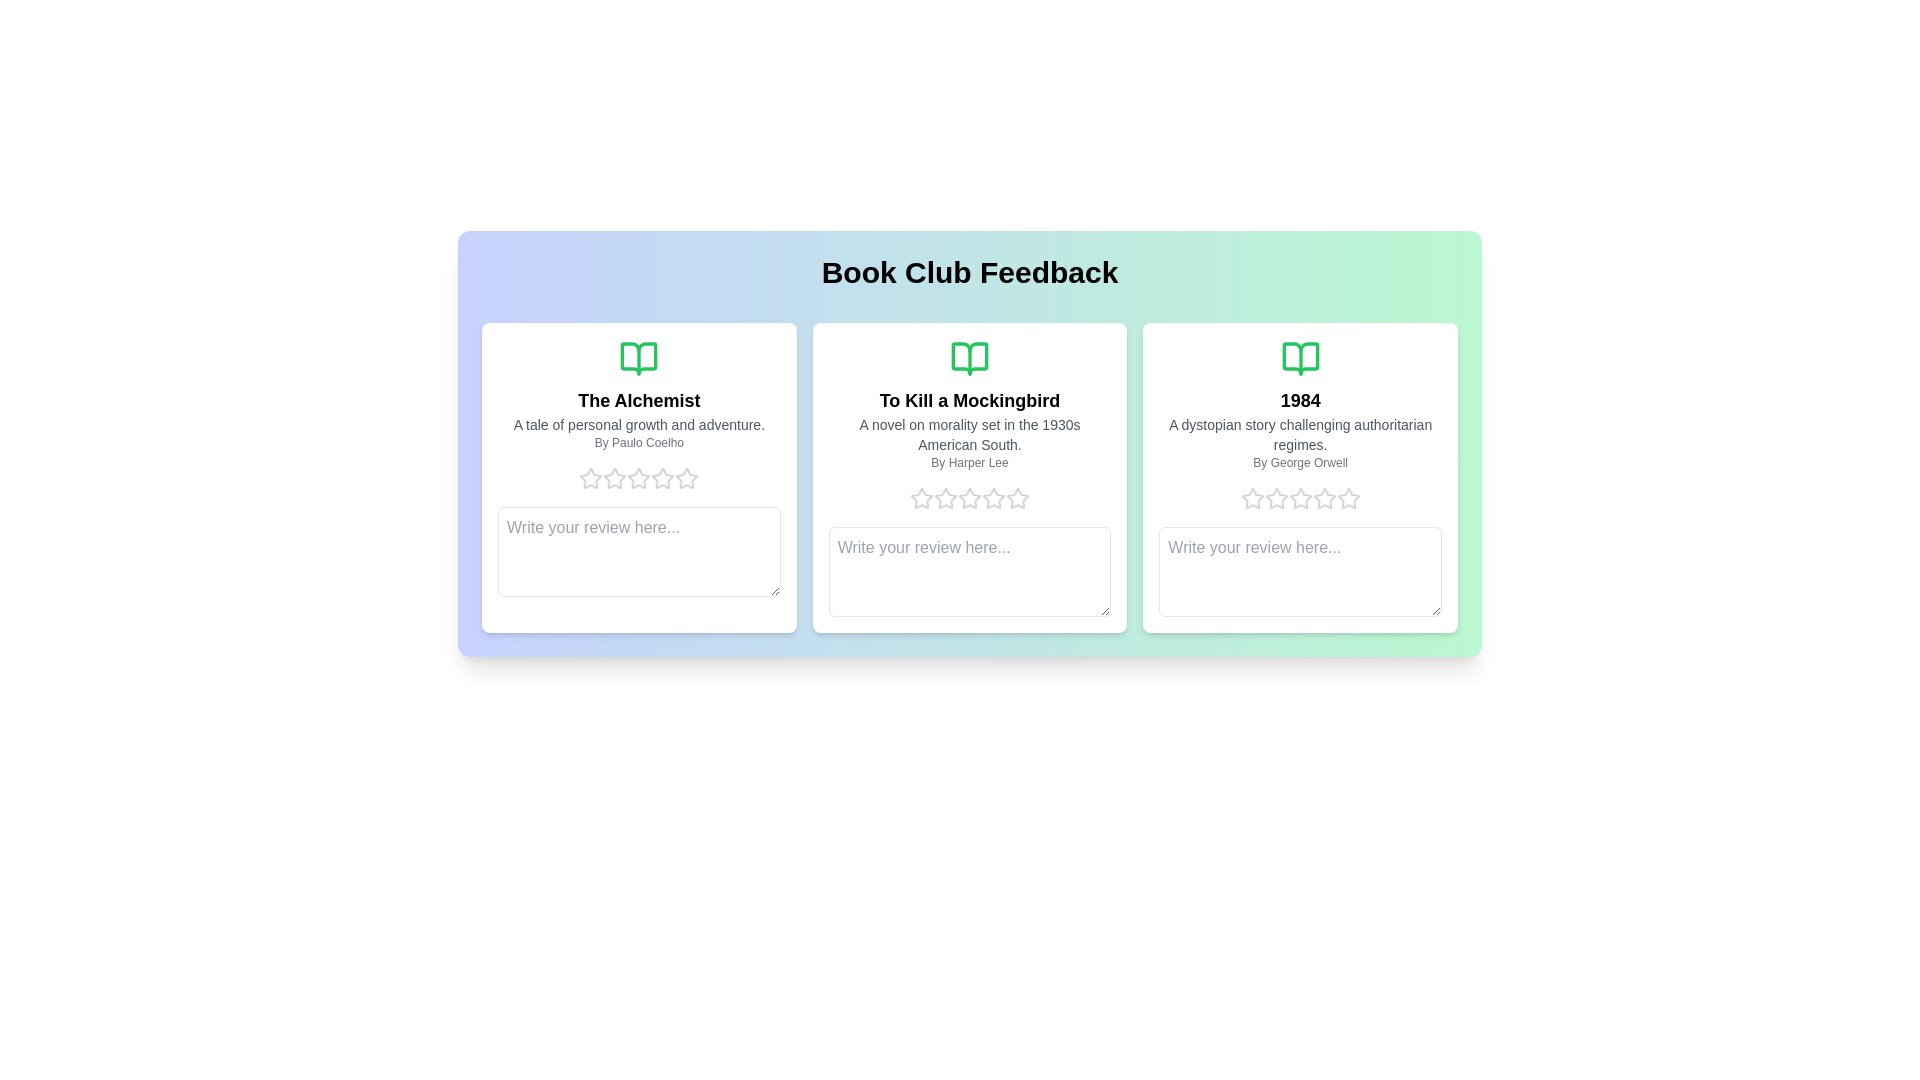 The width and height of the screenshot is (1920, 1080). I want to click on the fourth star icon in the rating system for the book '1984', so click(1324, 497).